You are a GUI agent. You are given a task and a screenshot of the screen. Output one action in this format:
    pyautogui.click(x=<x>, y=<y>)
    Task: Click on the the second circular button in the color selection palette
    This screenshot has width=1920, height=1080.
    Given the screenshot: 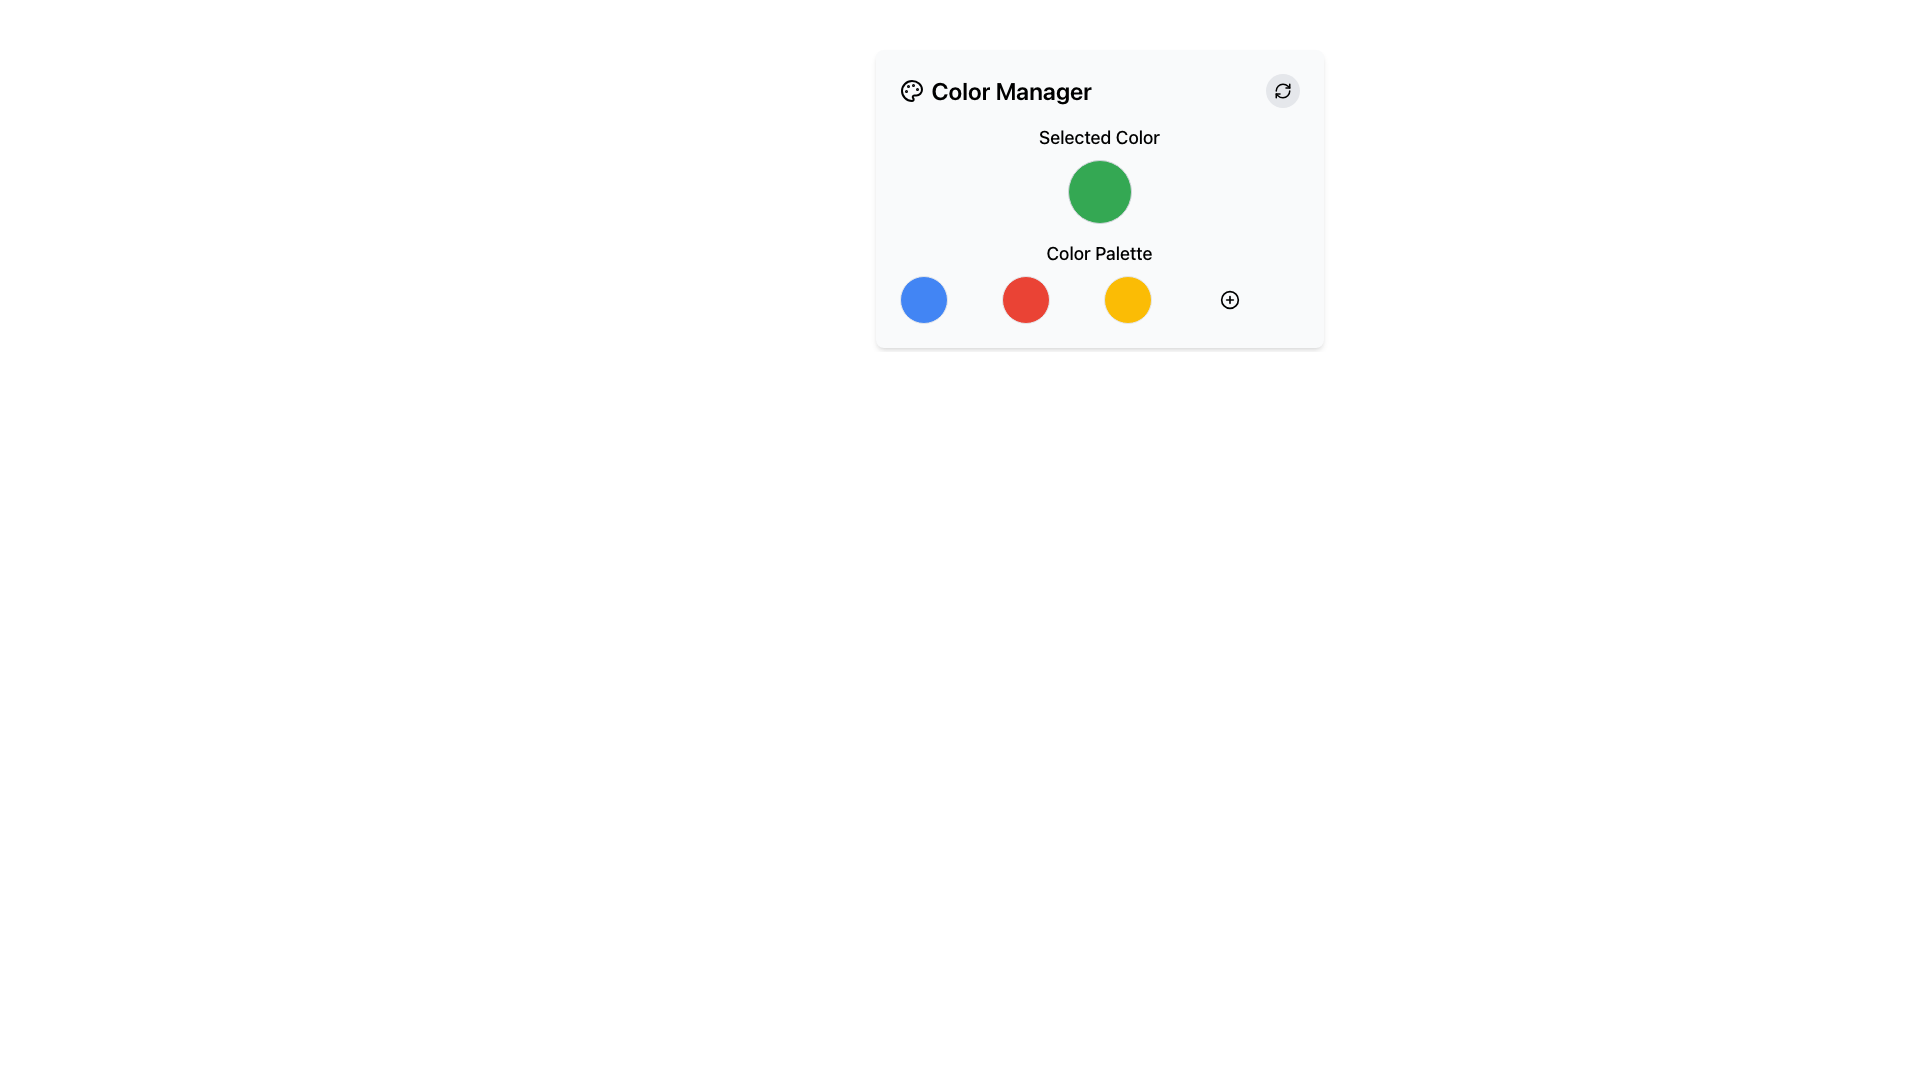 What is the action you would take?
    pyautogui.click(x=1025, y=300)
    